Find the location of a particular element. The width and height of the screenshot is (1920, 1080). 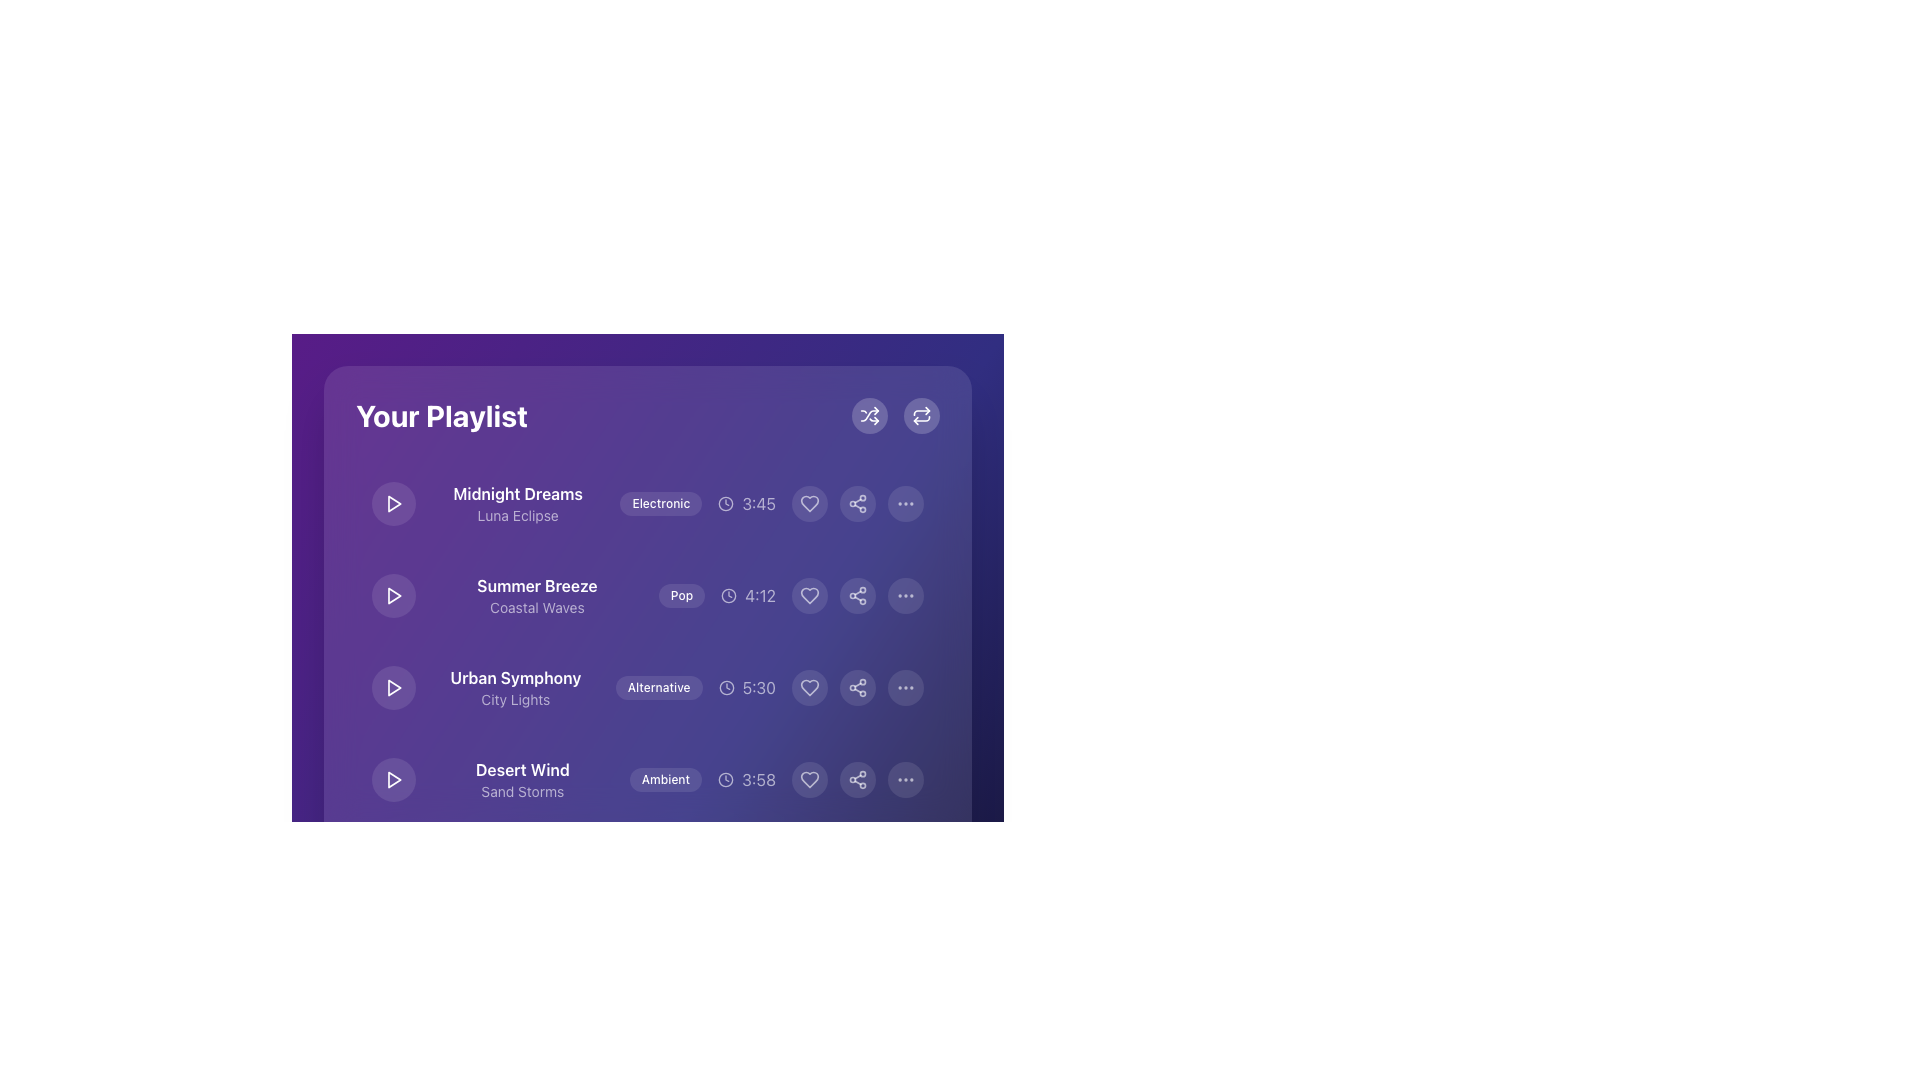

information displayed in the Text Label that is the third entry in the vertical list of playlist items, located between 'Summer Breeze' and 'Desert Wind.' is located at coordinates (515, 686).